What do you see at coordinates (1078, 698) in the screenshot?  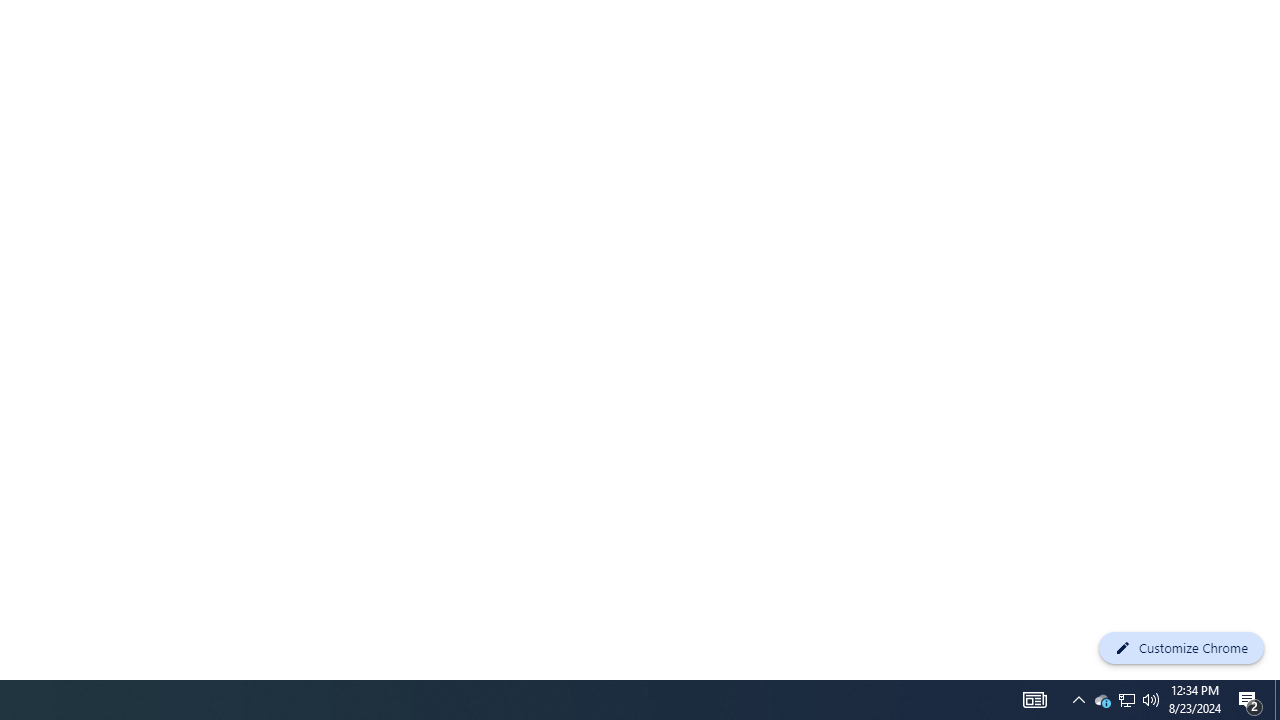 I see `'Notification Chevron'` at bounding box center [1078, 698].